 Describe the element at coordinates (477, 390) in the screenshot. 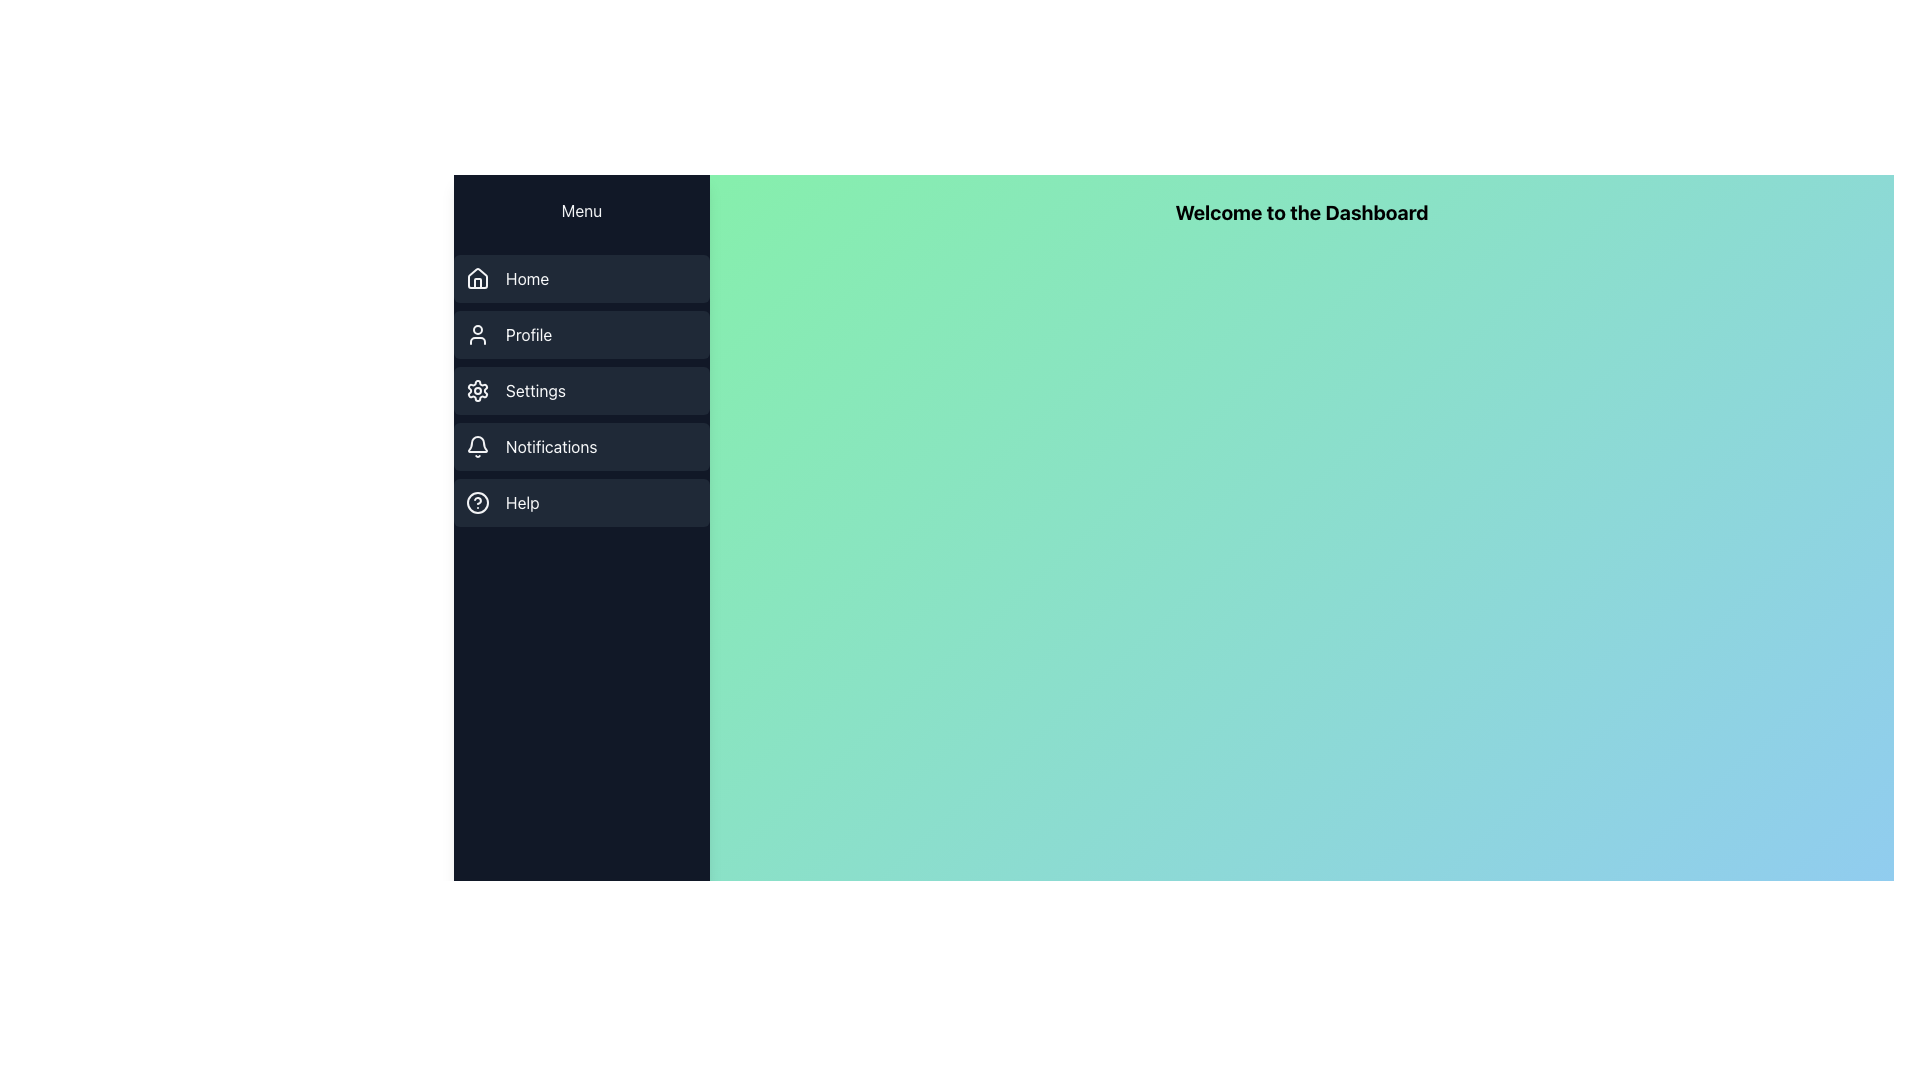

I see `the gear icon representing the 'Settings' option in the sidebar navigation menu, styled in light gray on a dark background` at that location.